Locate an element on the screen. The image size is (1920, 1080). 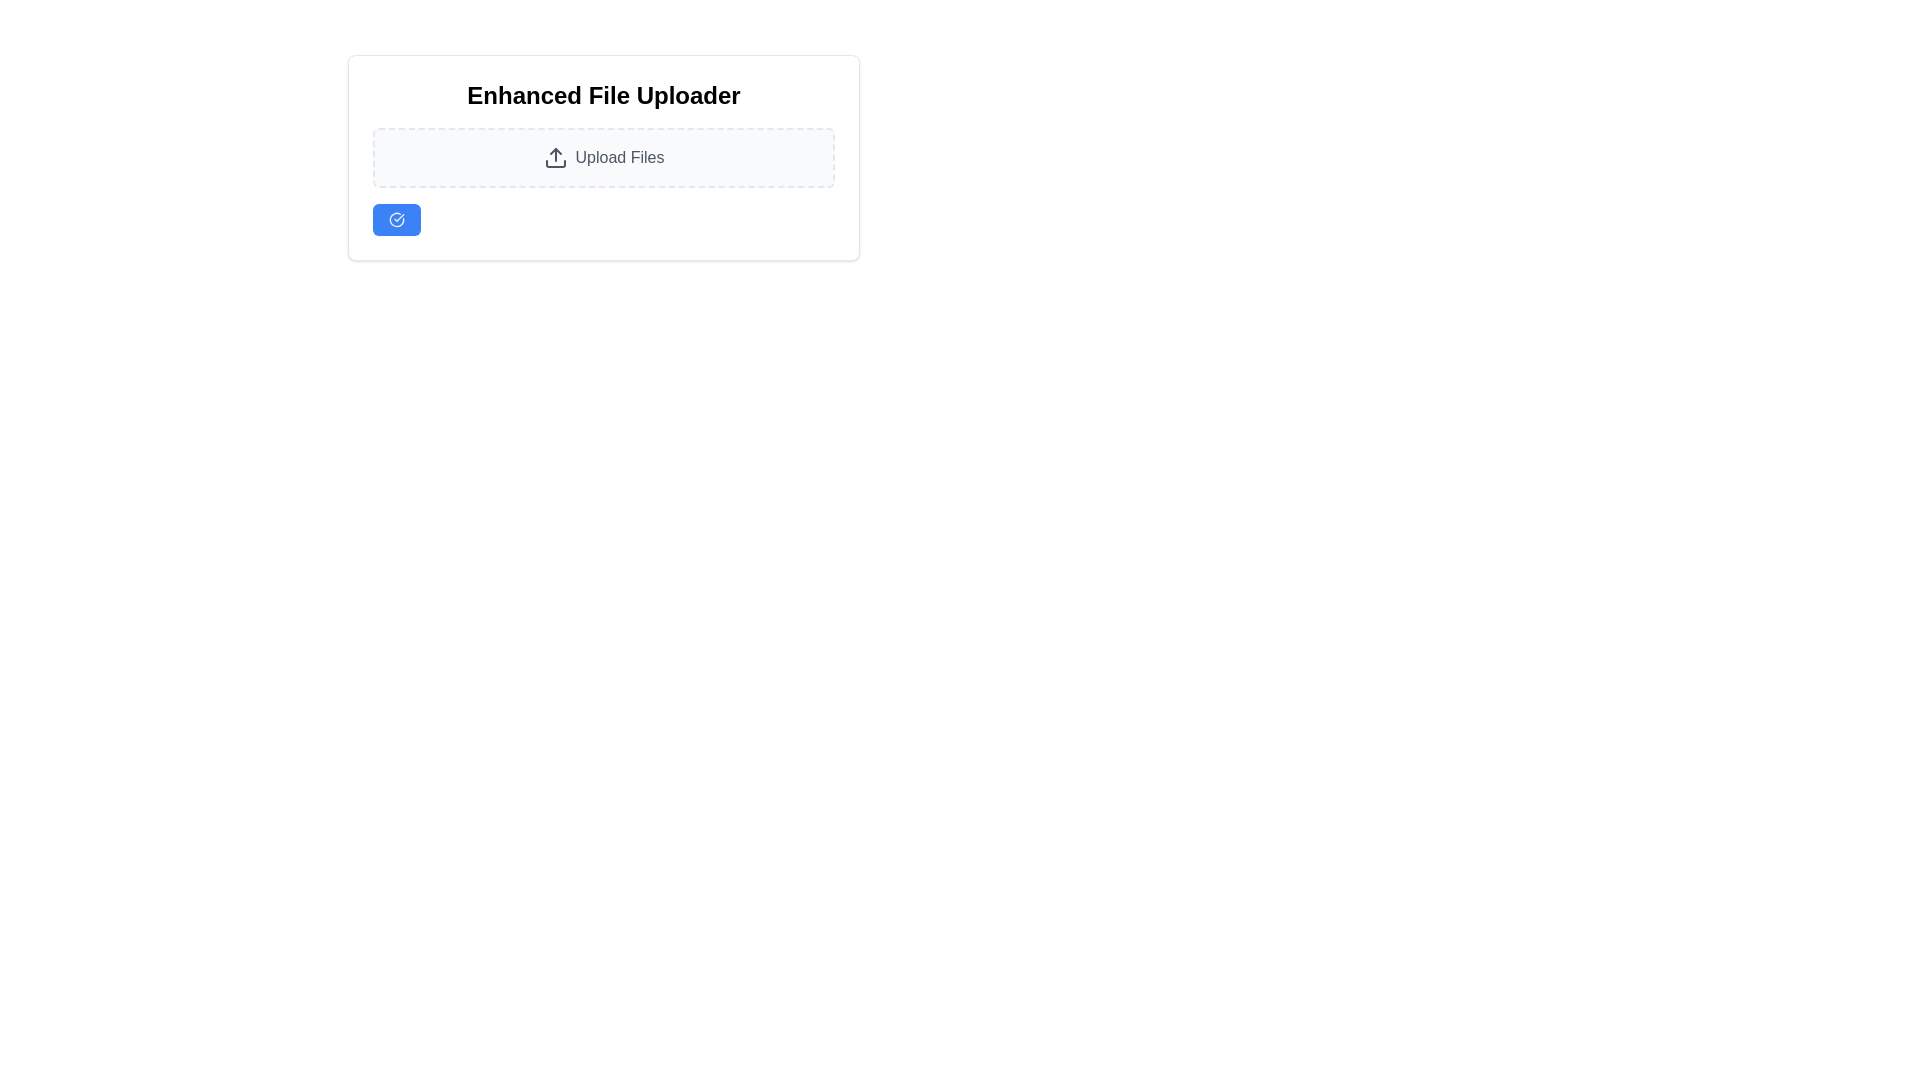
the checkmark icon within the blue circular button in the 'Enhanced File Uploader' card, which represents a confirmation action is located at coordinates (397, 219).